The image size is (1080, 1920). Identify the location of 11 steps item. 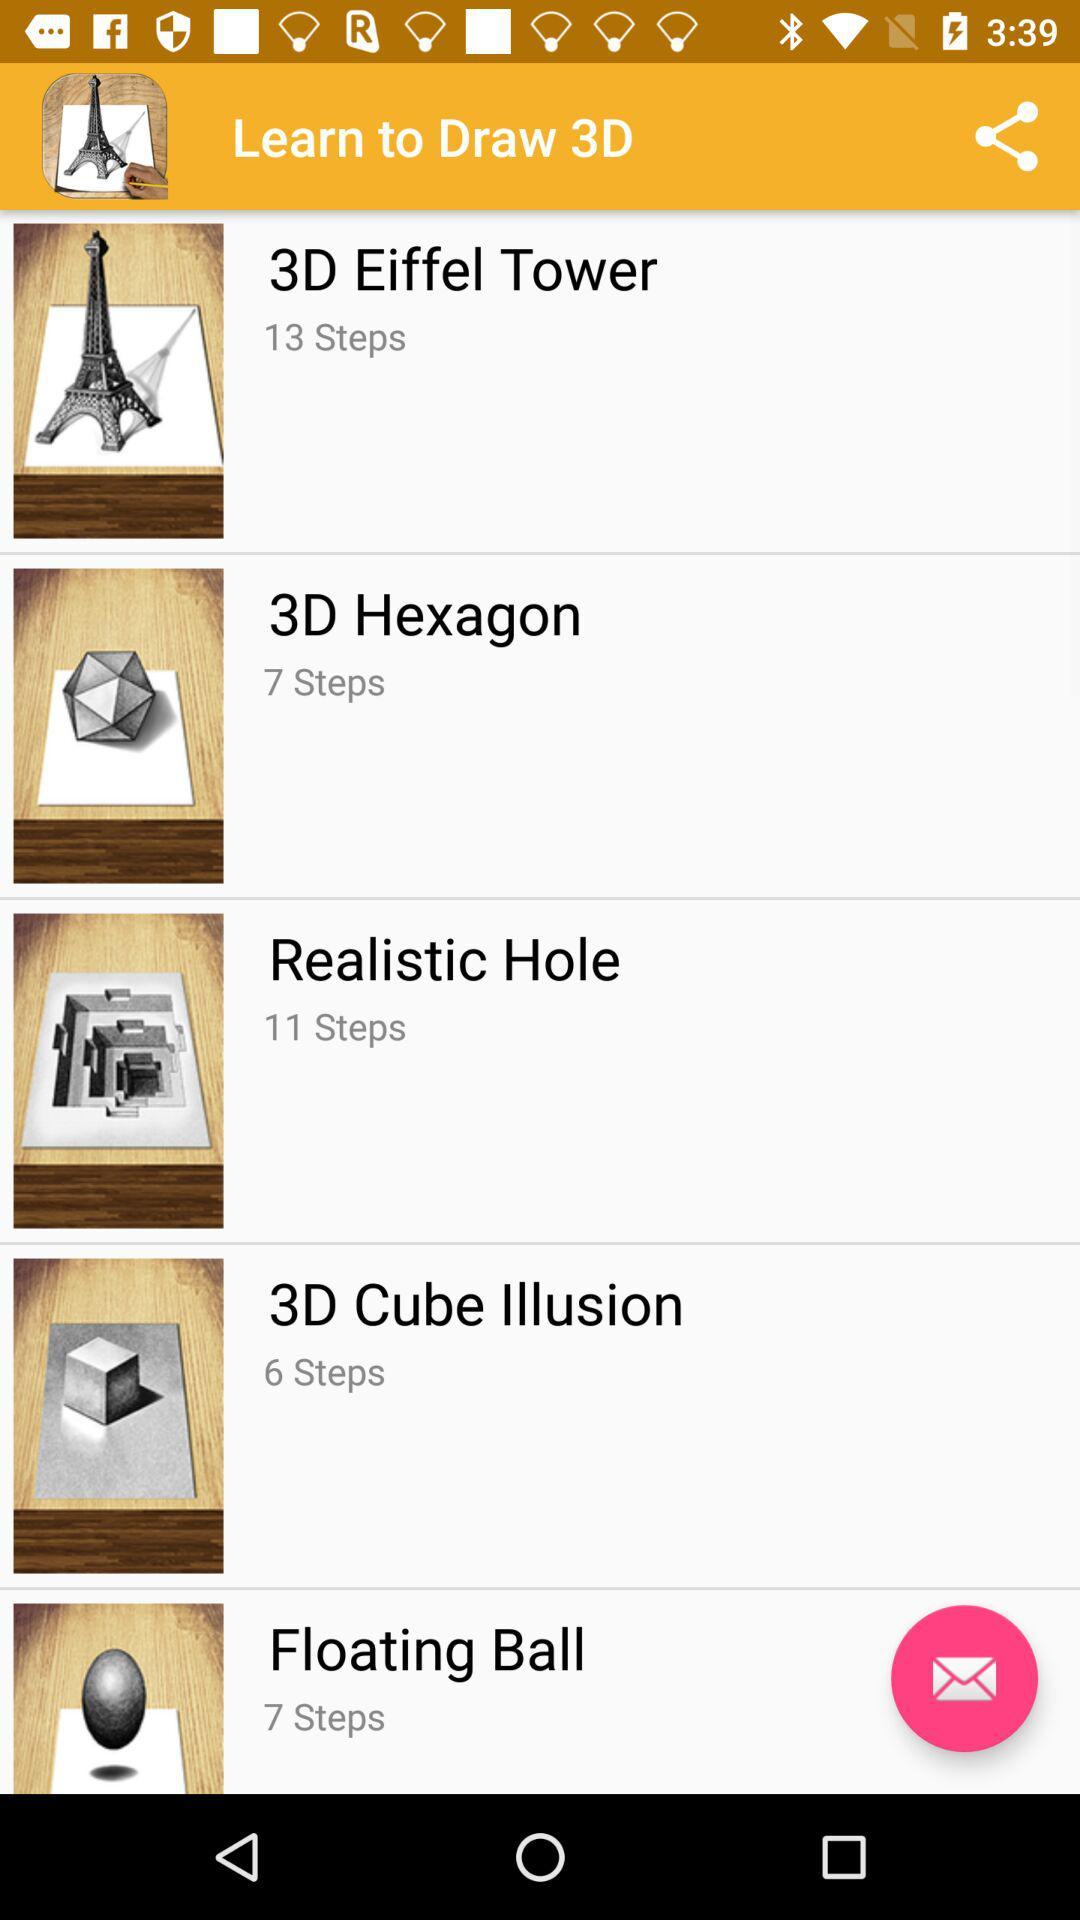
(333, 1026).